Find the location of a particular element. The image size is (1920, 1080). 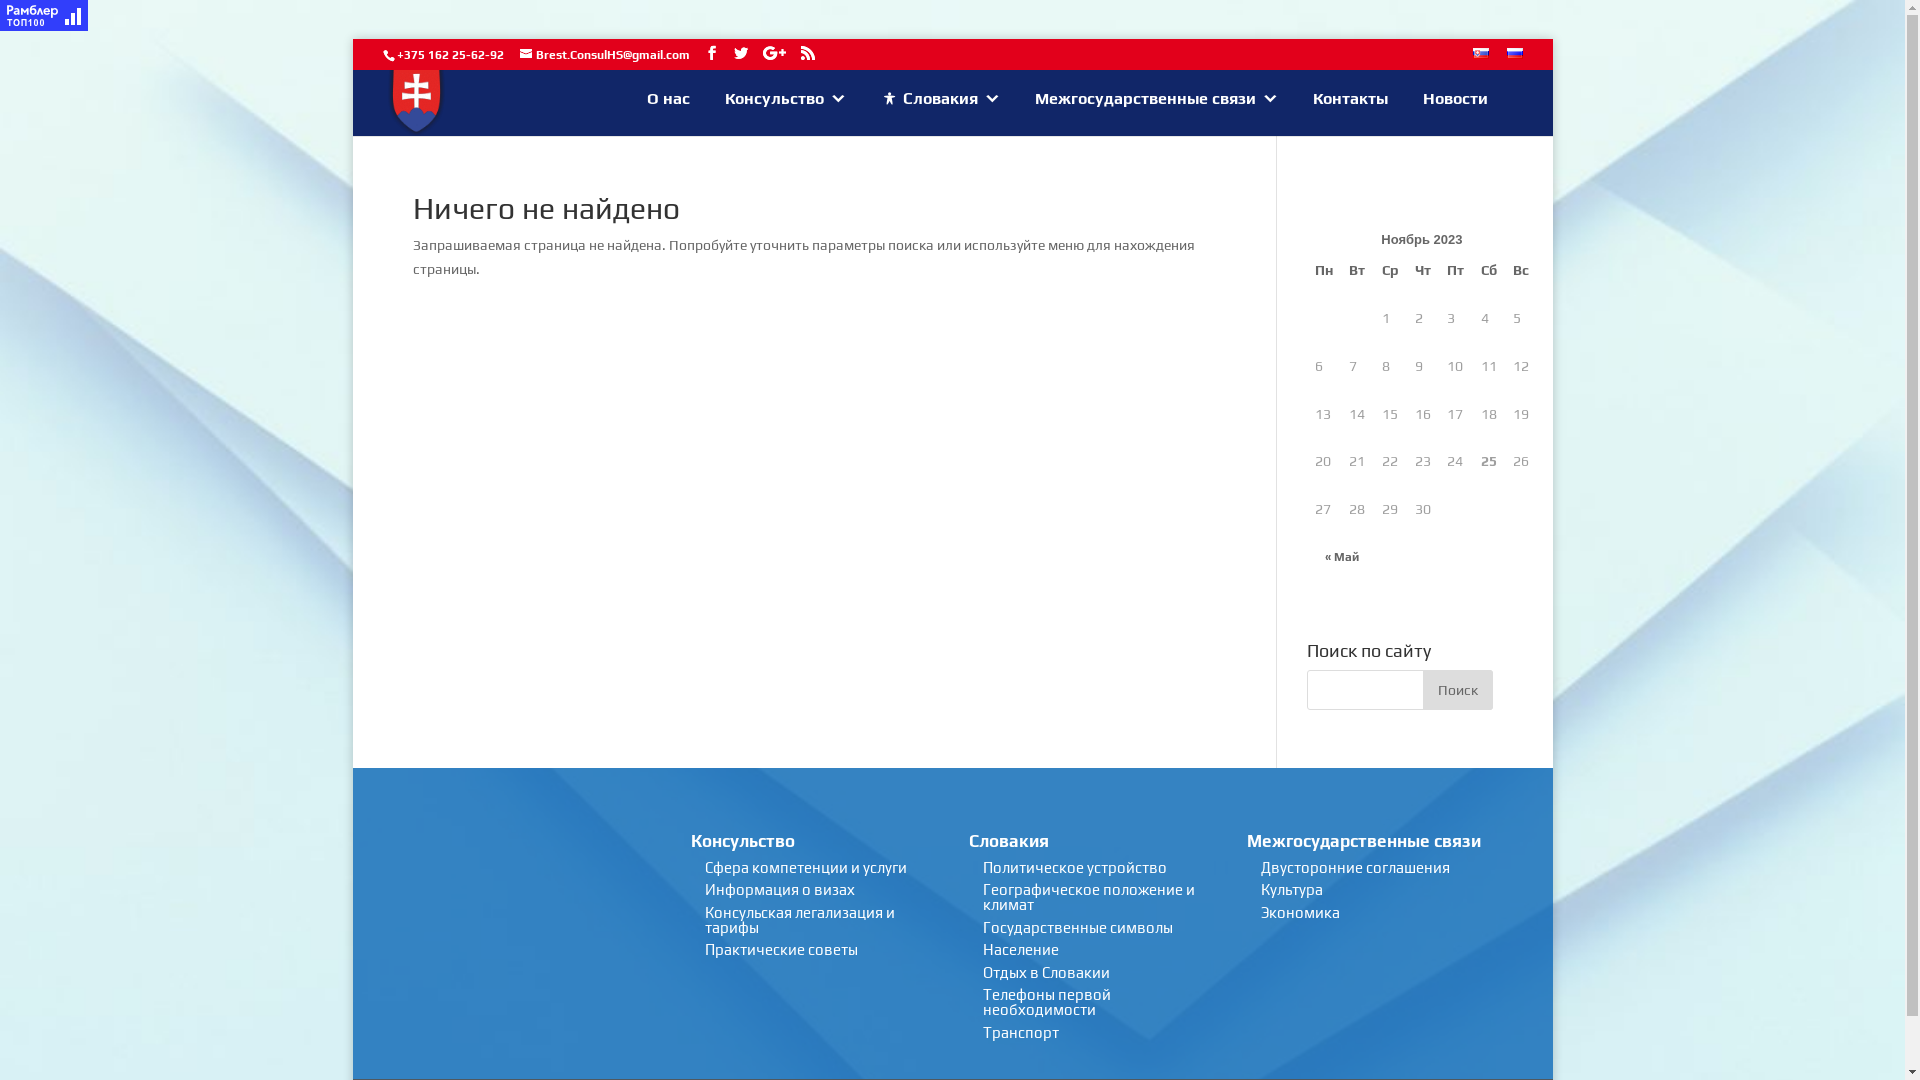

'Brest.ConsulHS@gmail.com' is located at coordinates (603, 53).